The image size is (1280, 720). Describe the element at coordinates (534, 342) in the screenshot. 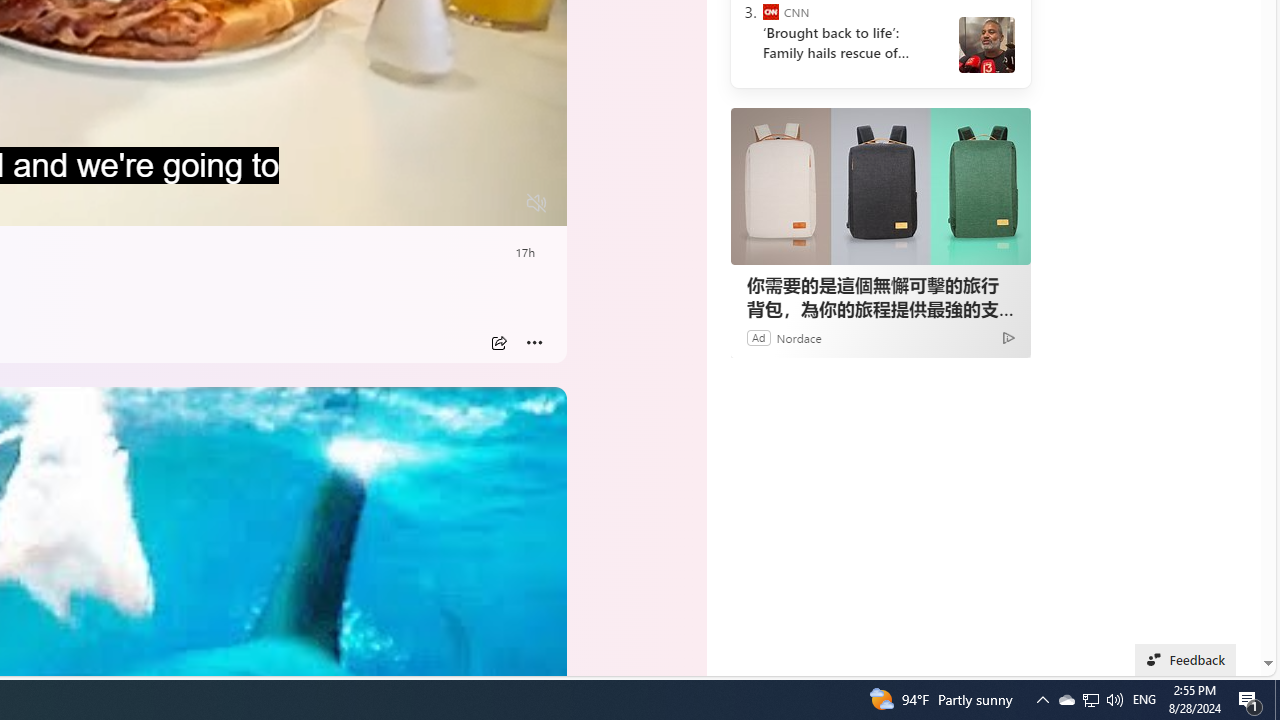

I see `'More'` at that location.